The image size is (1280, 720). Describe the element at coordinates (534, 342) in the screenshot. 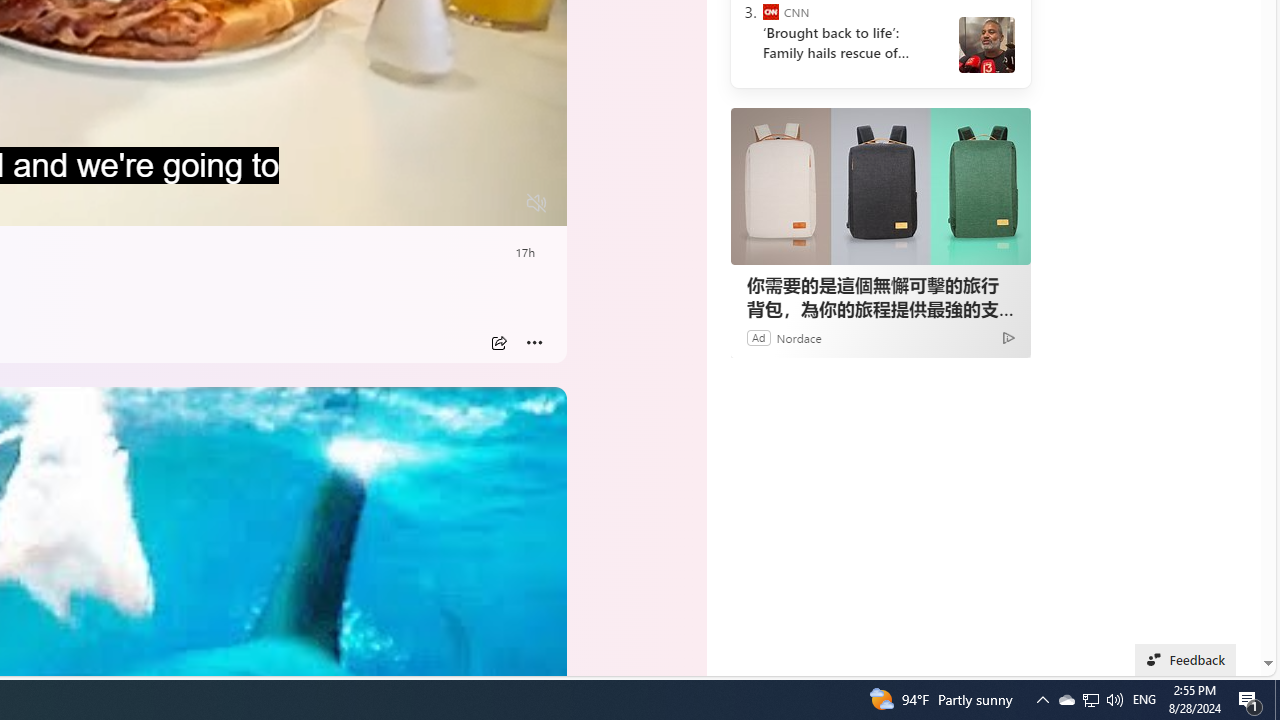

I see `'More'` at that location.